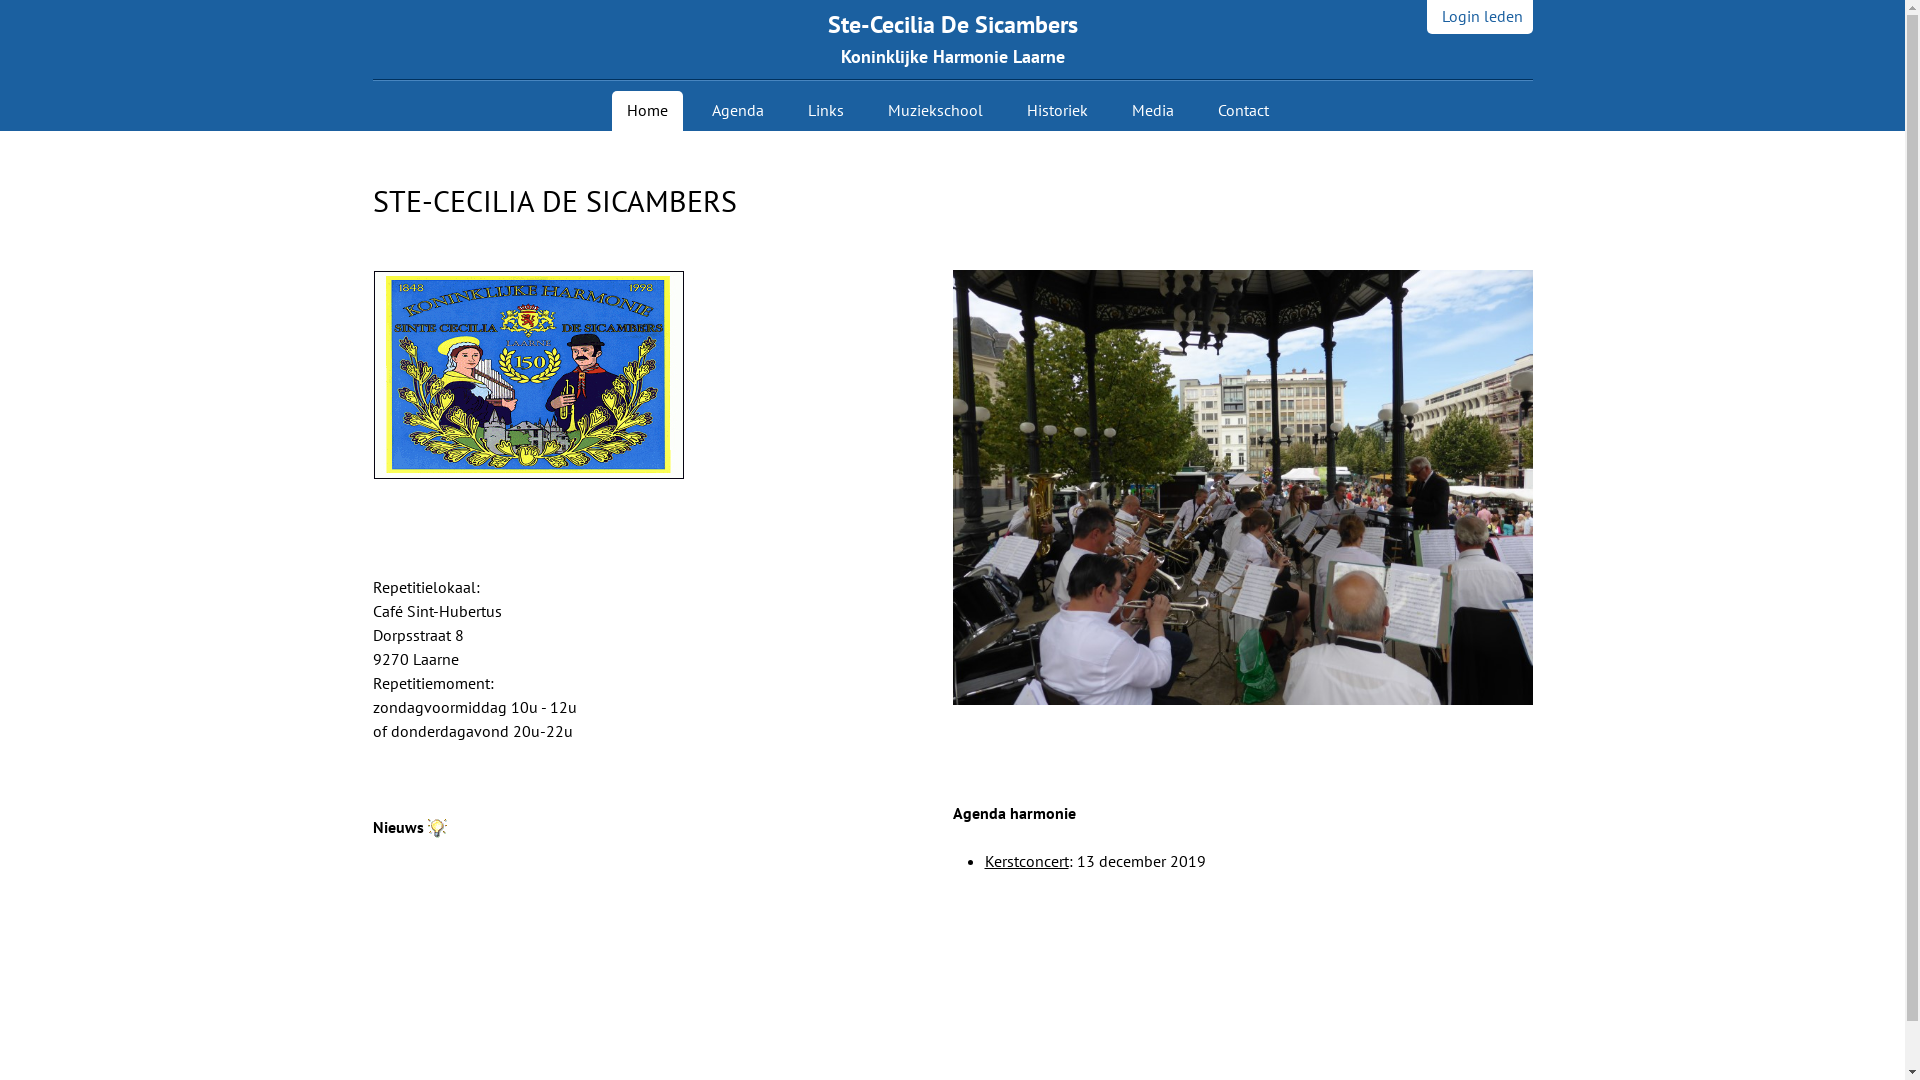 The height and width of the screenshot is (1080, 1920). I want to click on 'Ste-Cecilia De Sicambers, so click(952, 39).